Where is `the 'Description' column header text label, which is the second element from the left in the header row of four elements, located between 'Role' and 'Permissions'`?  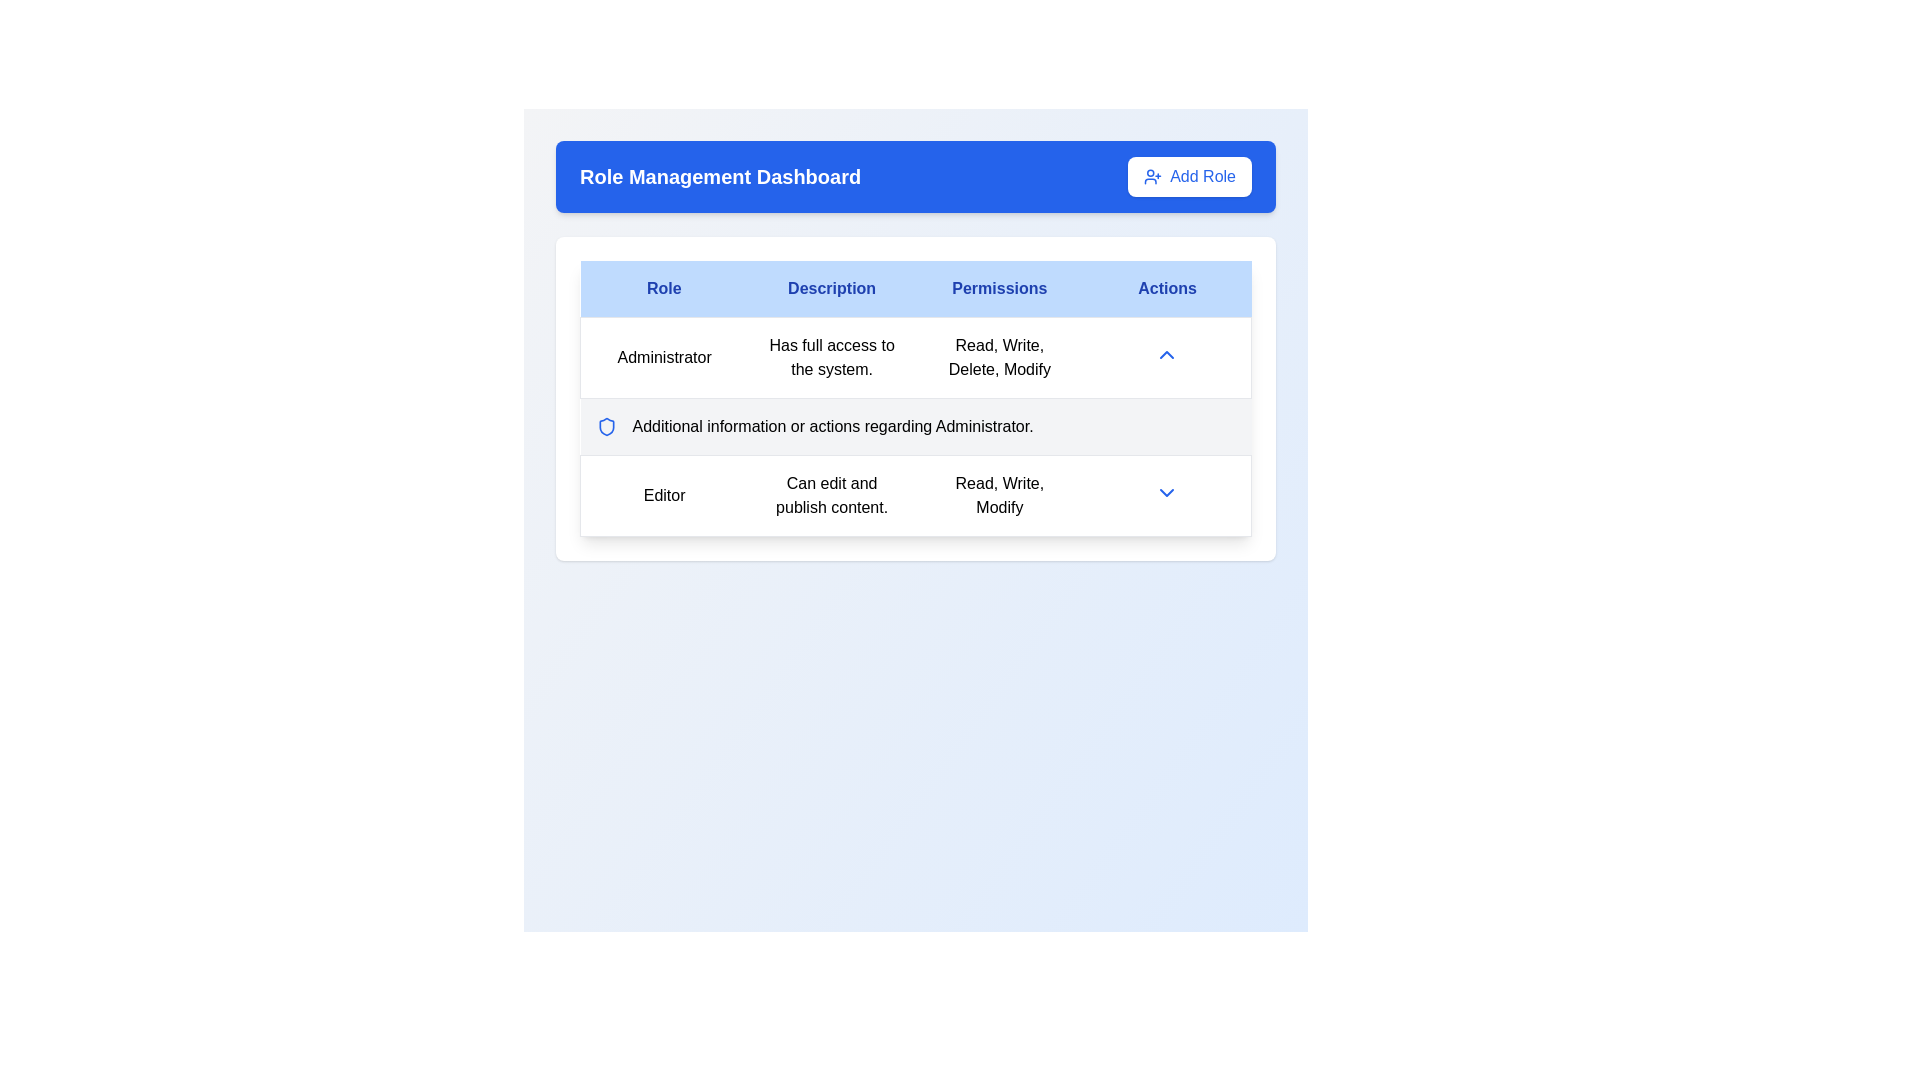 the 'Description' column header text label, which is the second element from the left in the header row of four elements, located between 'Role' and 'Permissions' is located at coordinates (832, 289).